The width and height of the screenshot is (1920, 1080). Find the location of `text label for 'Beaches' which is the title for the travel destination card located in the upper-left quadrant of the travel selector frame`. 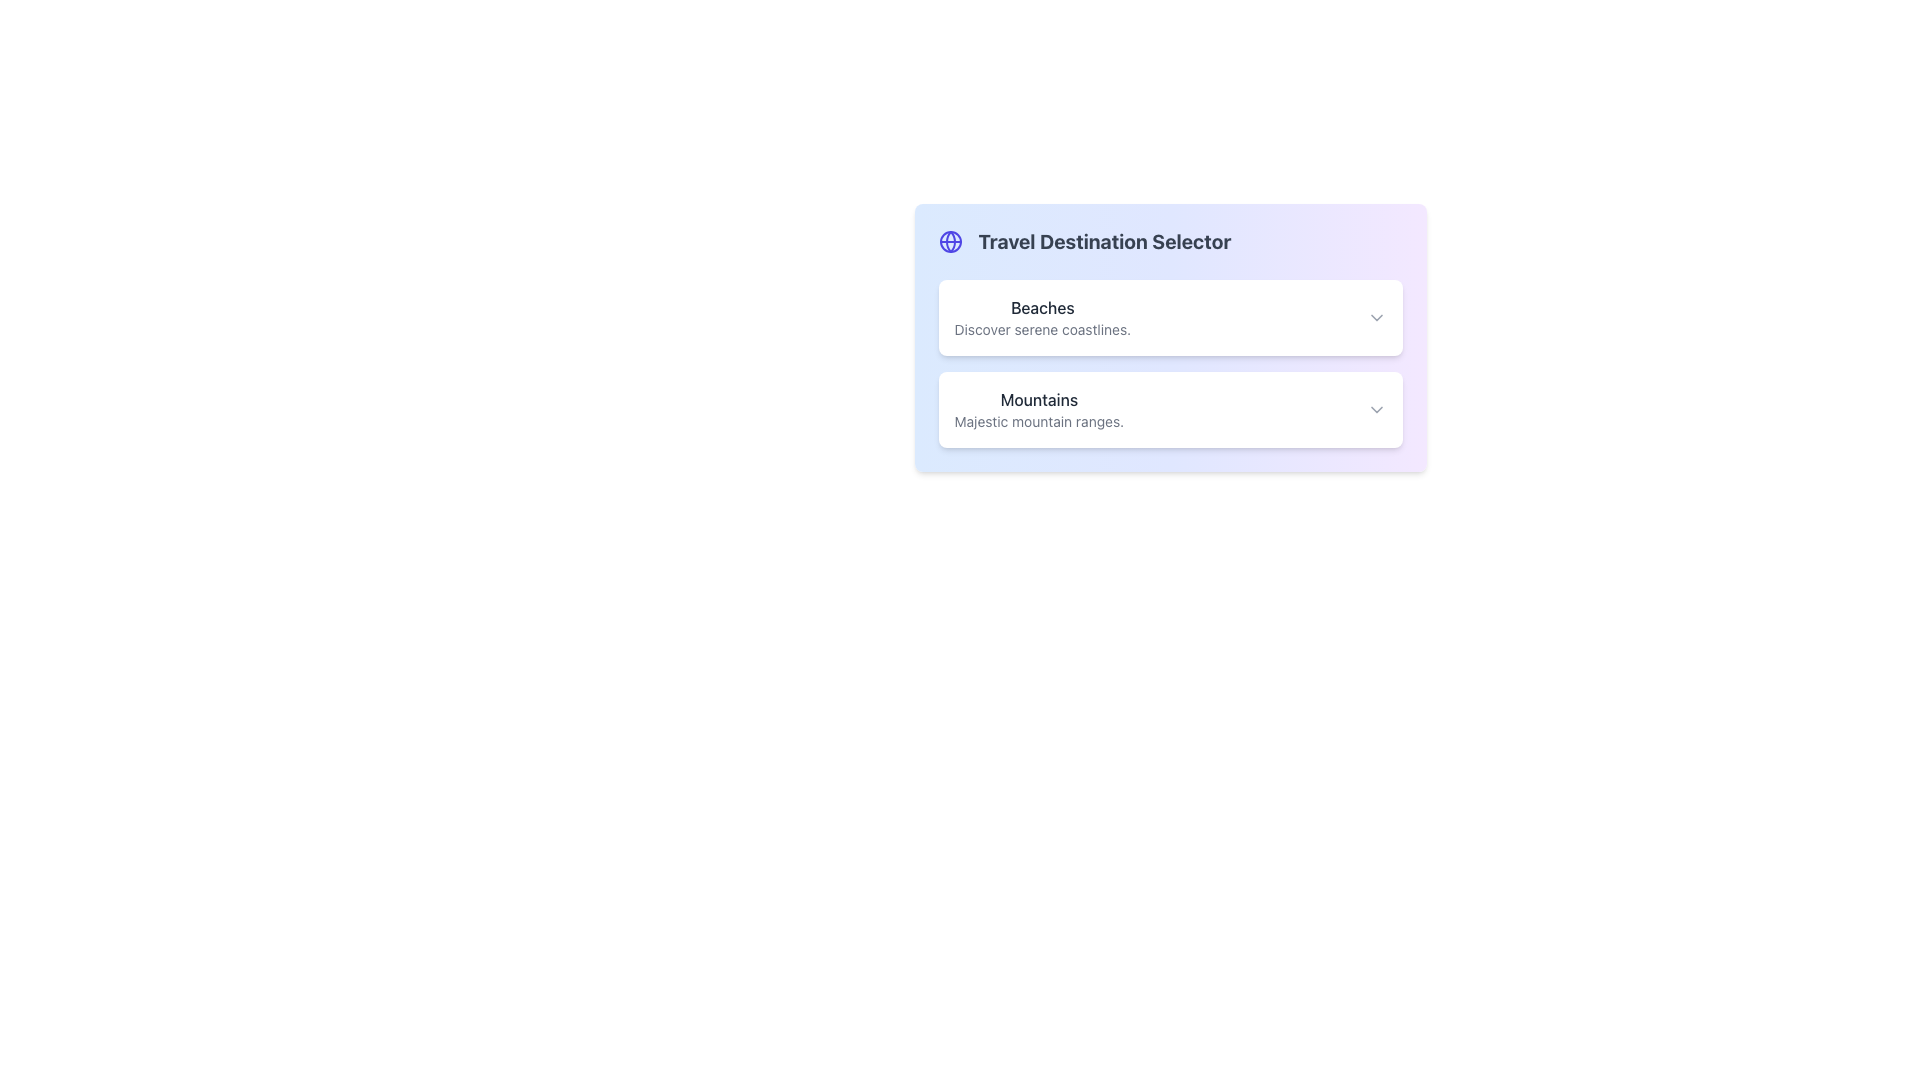

text label for 'Beaches' which is the title for the travel destination card located in the upper-left quadrant of the travel selector frame is located at coordinates (1041, 308).